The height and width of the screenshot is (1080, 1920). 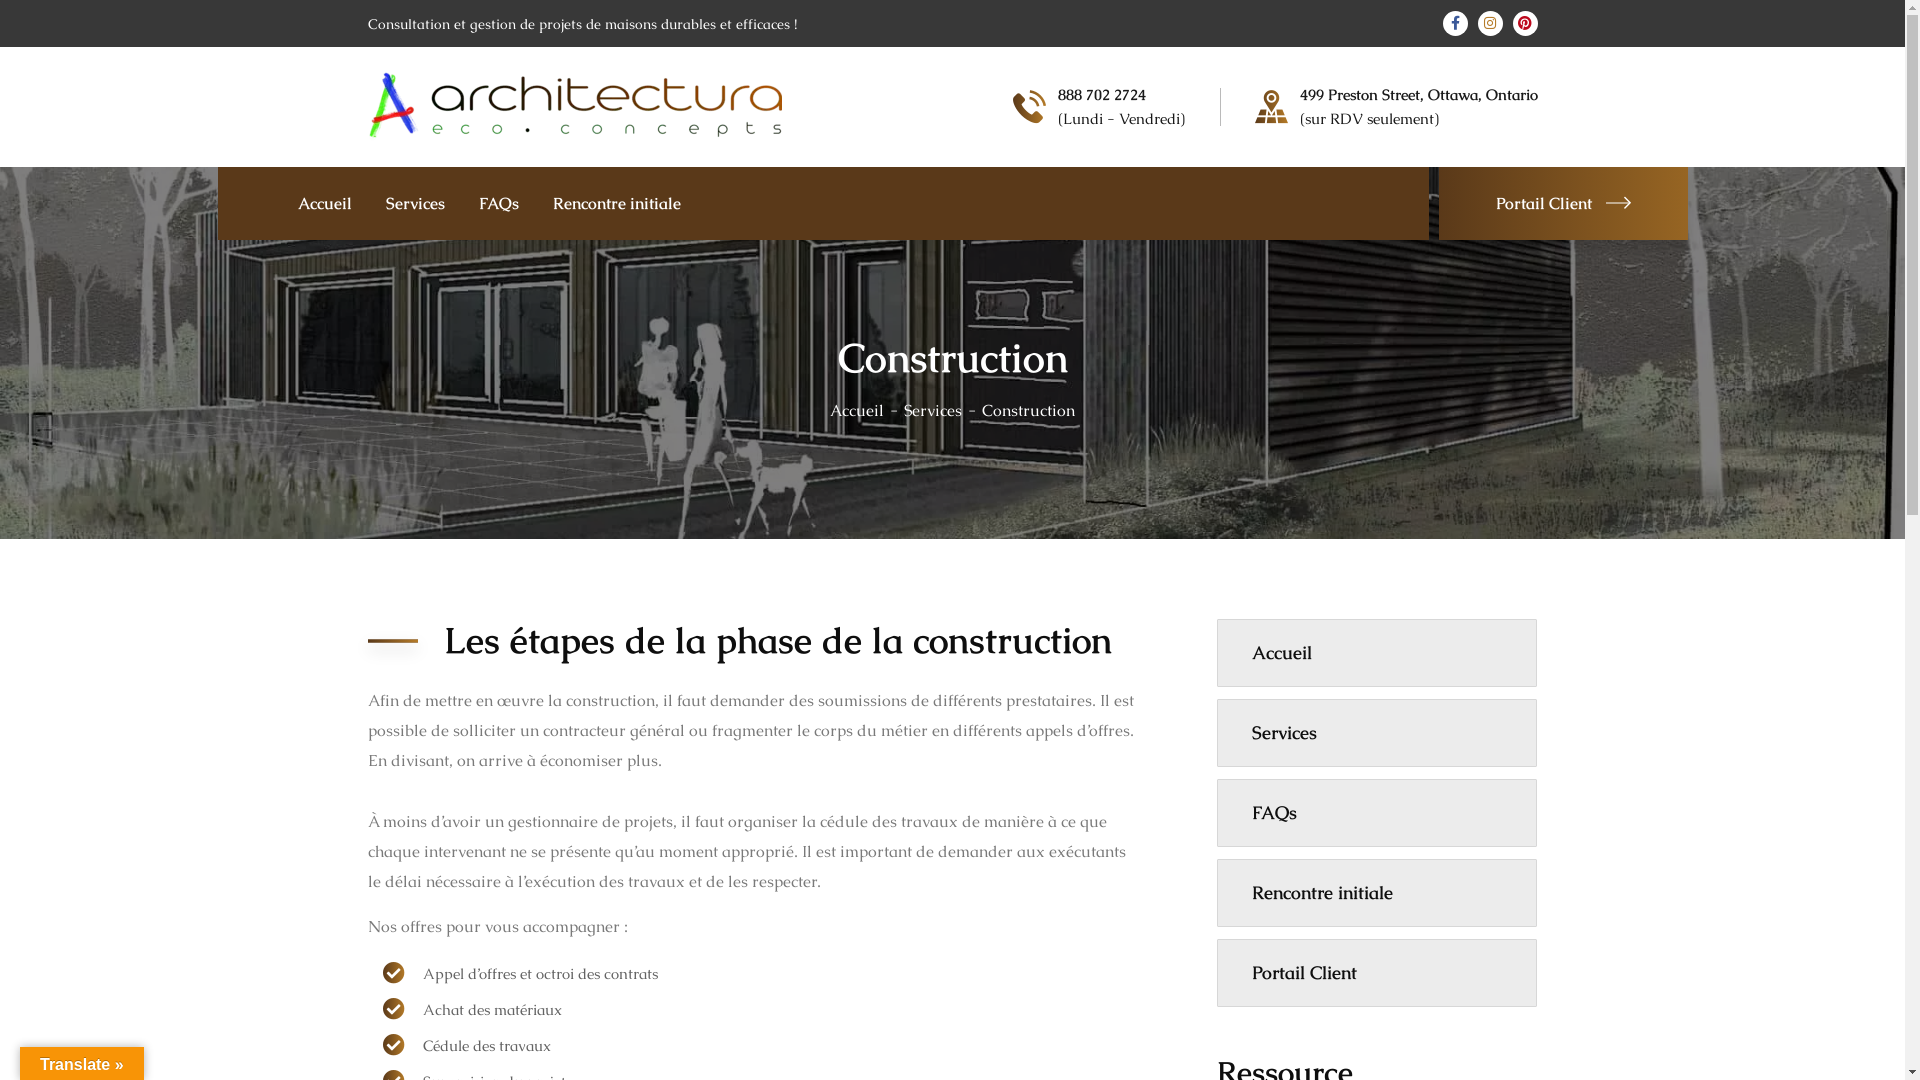 What do you see at coordinates (867, 409) in the screenshot?
I see `'Accueil'` at bounding box center [867, 409].